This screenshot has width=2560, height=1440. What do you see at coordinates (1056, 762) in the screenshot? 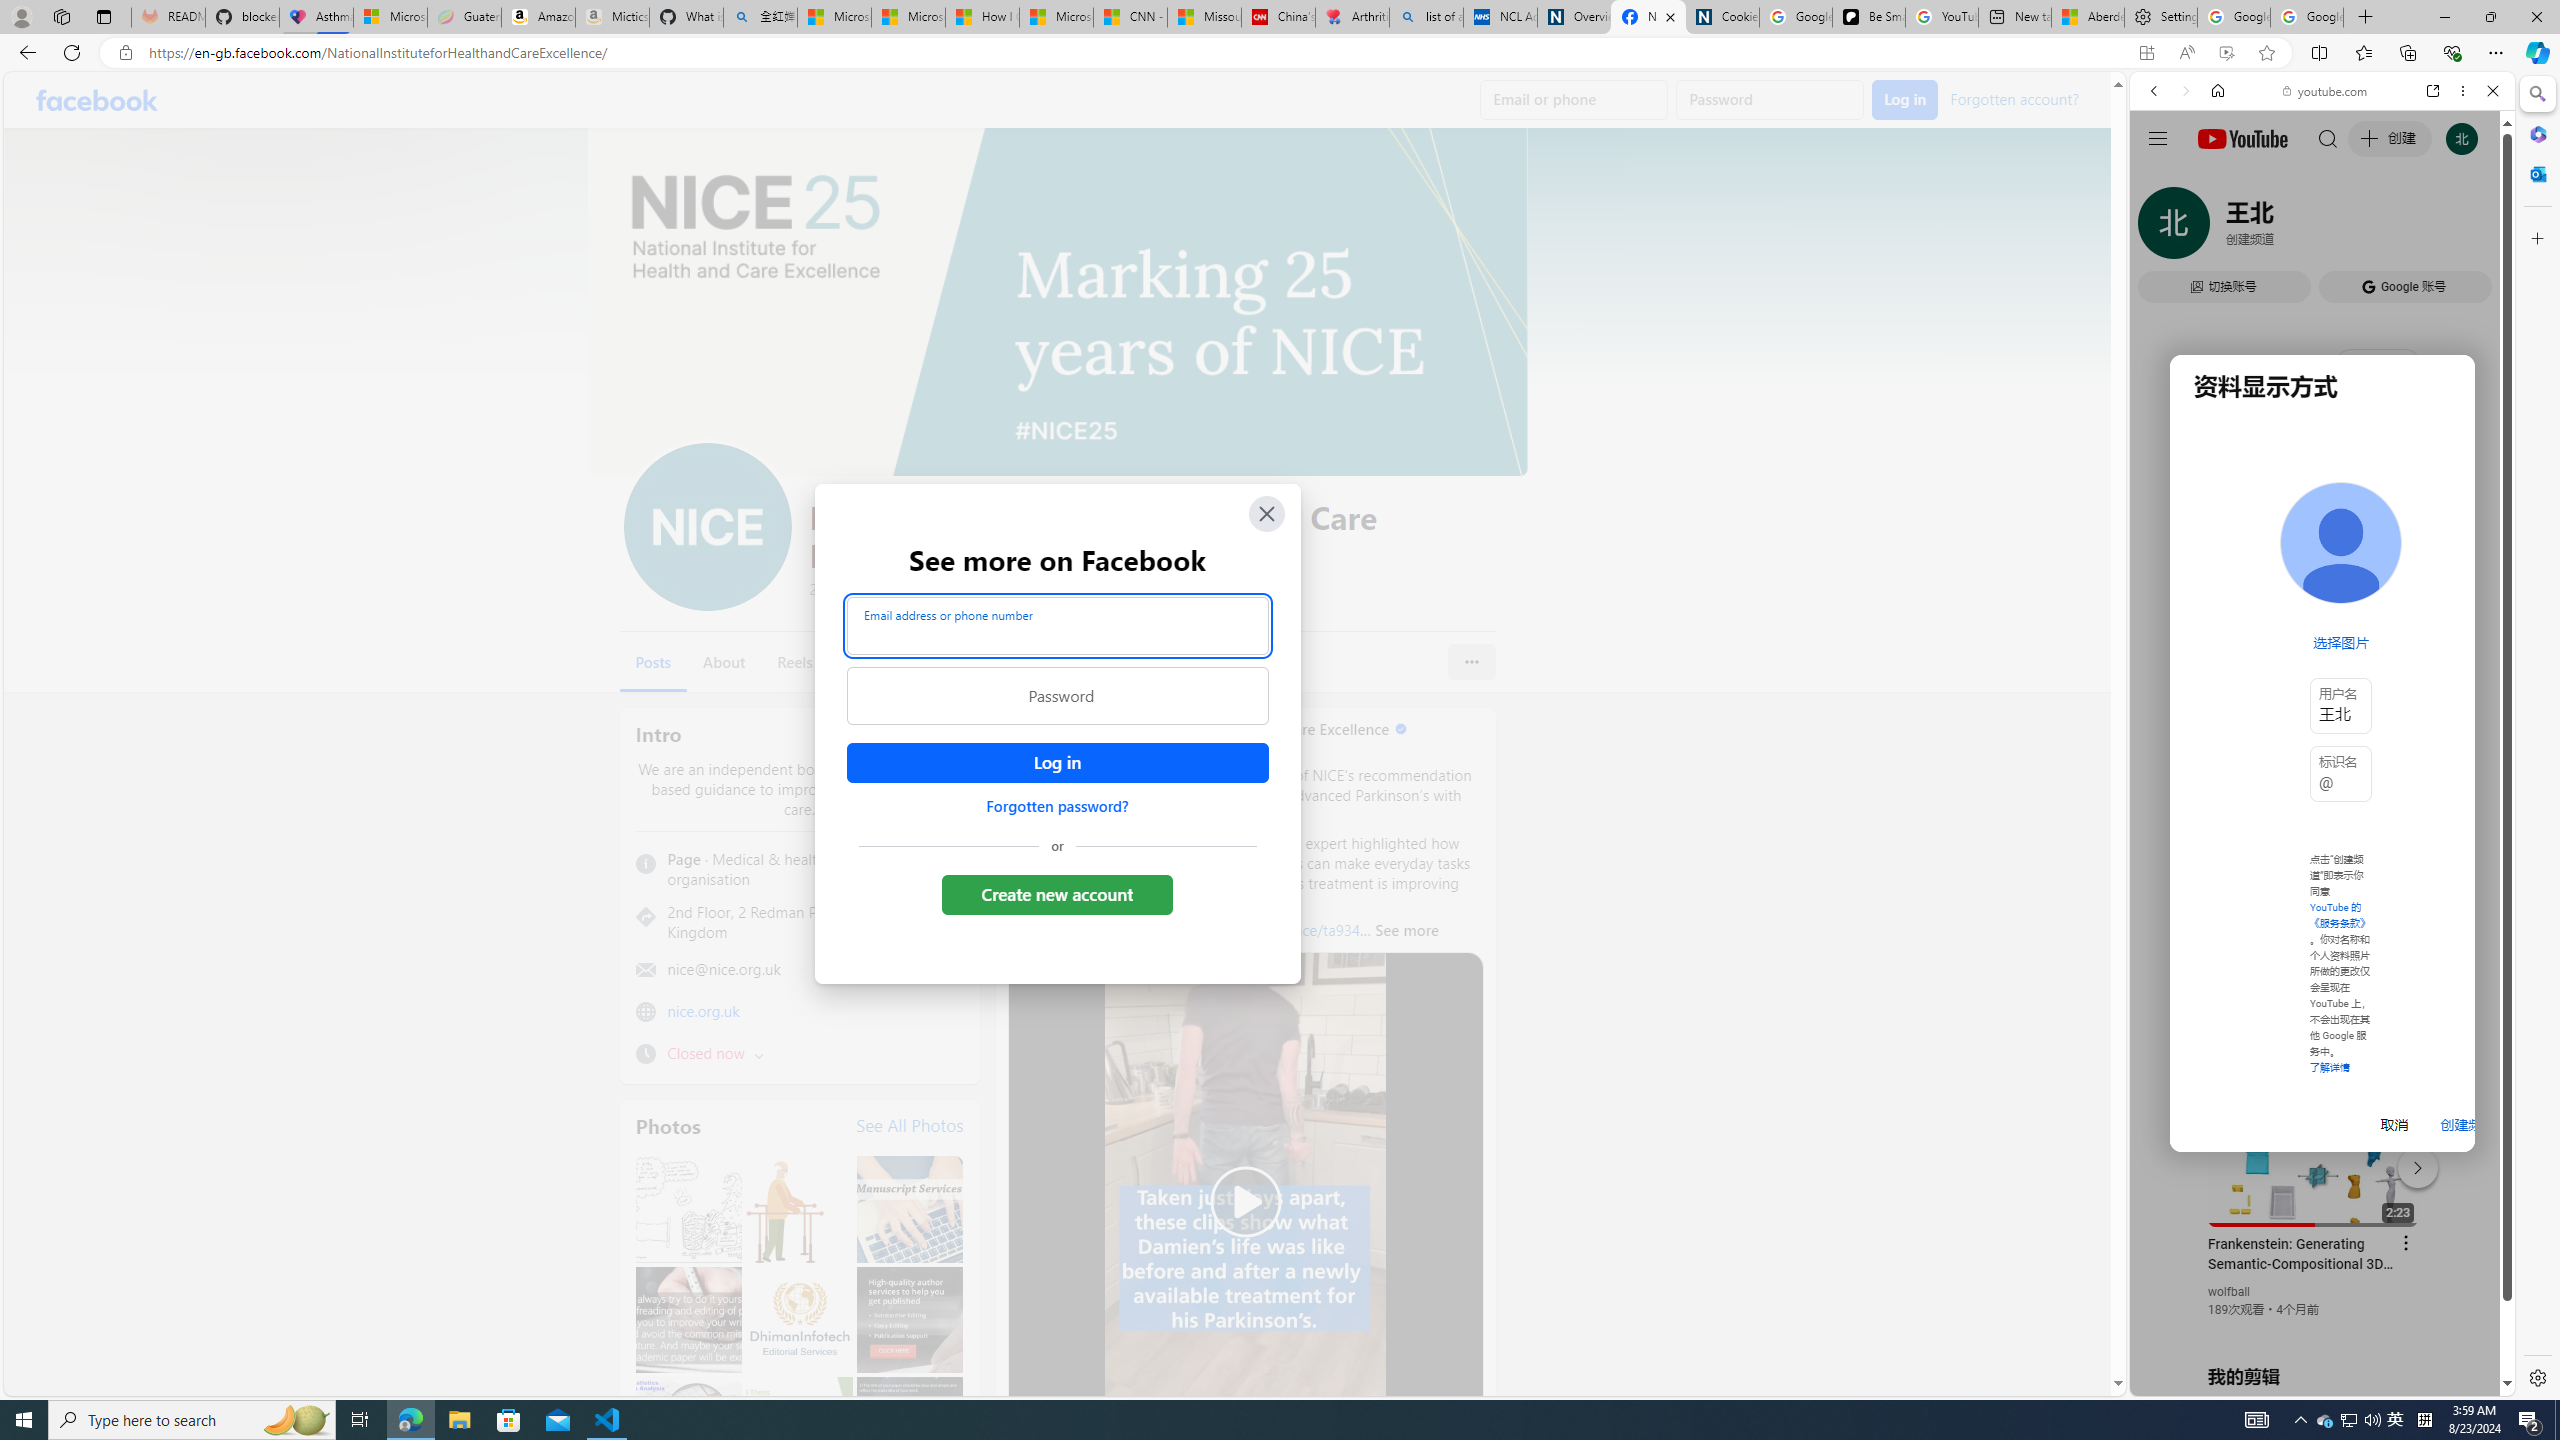
I see `'Accessible login button'` at bounding box center [1056, 762].